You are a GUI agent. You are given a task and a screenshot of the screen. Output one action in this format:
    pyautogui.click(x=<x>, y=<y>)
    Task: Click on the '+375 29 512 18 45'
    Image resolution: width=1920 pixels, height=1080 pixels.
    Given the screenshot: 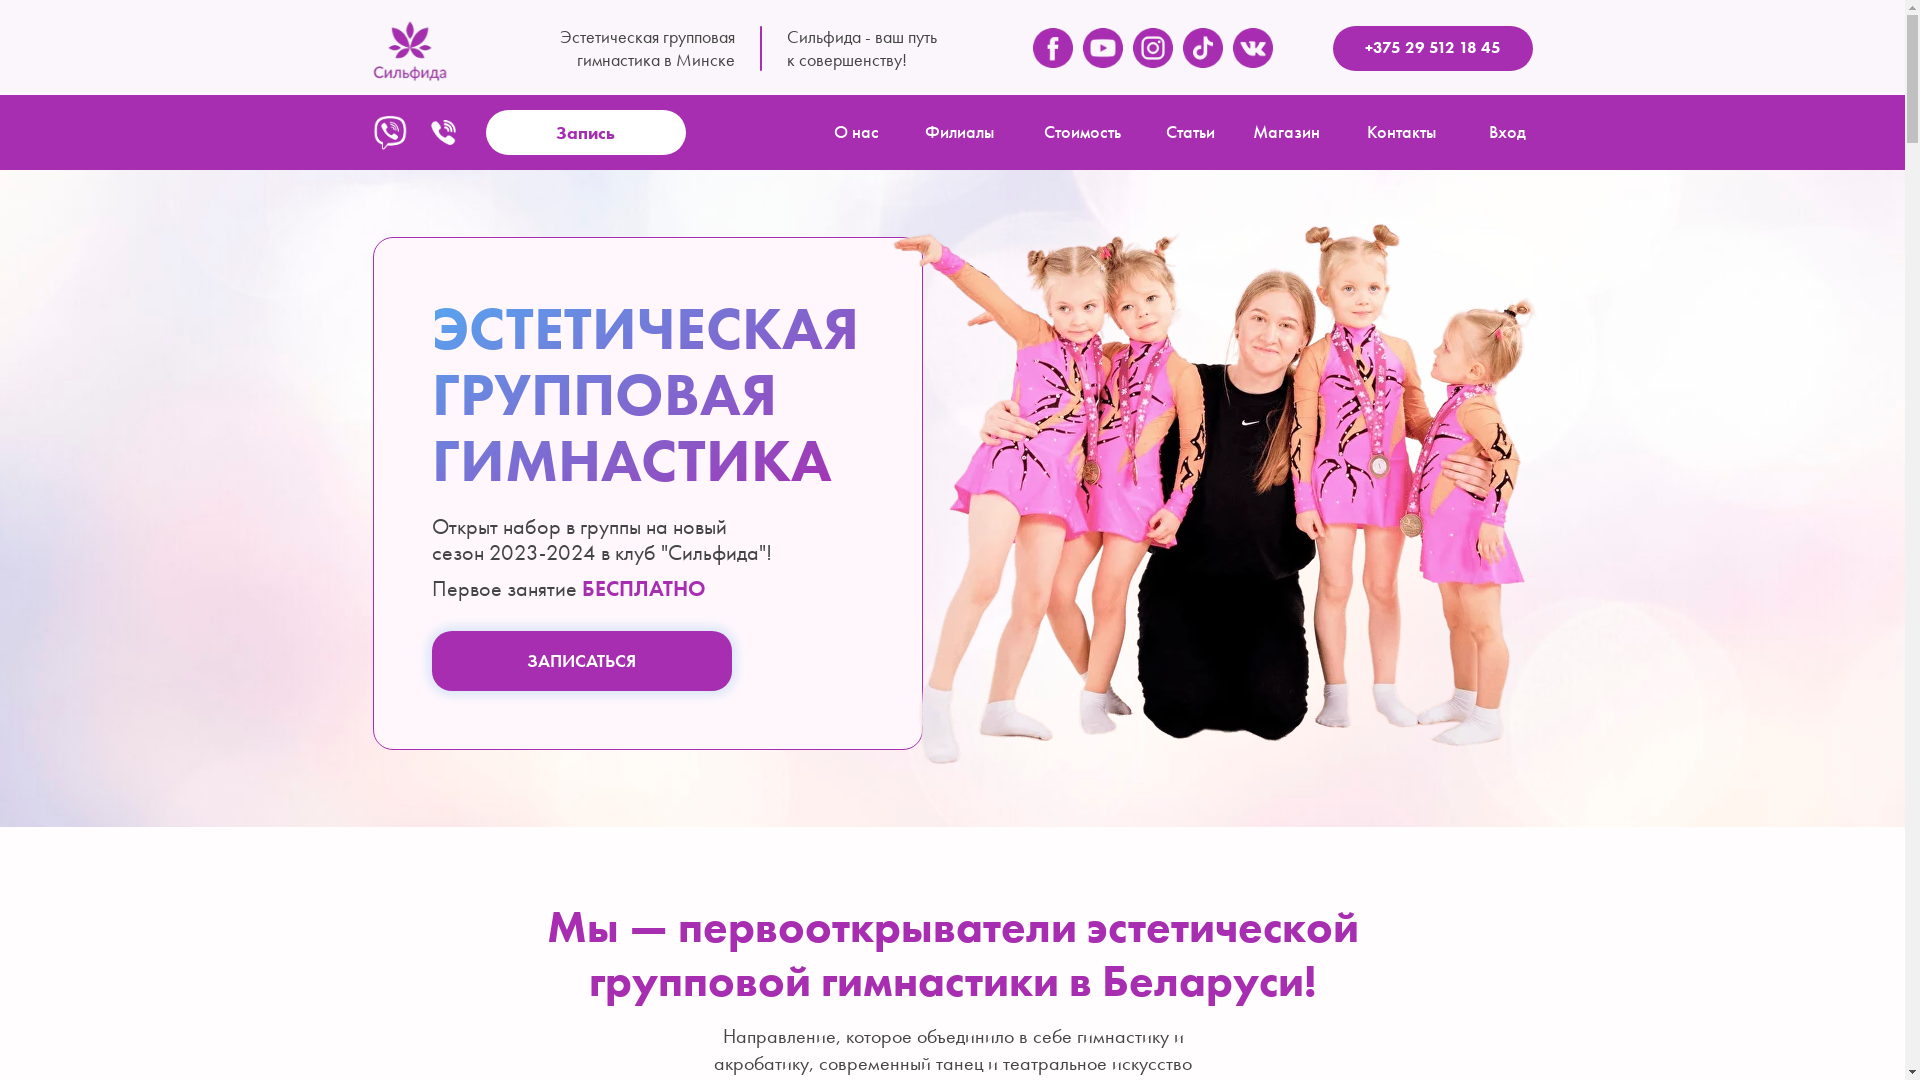 What is the action you would take?
    pyautogui.click(x=1331, y=47)
    